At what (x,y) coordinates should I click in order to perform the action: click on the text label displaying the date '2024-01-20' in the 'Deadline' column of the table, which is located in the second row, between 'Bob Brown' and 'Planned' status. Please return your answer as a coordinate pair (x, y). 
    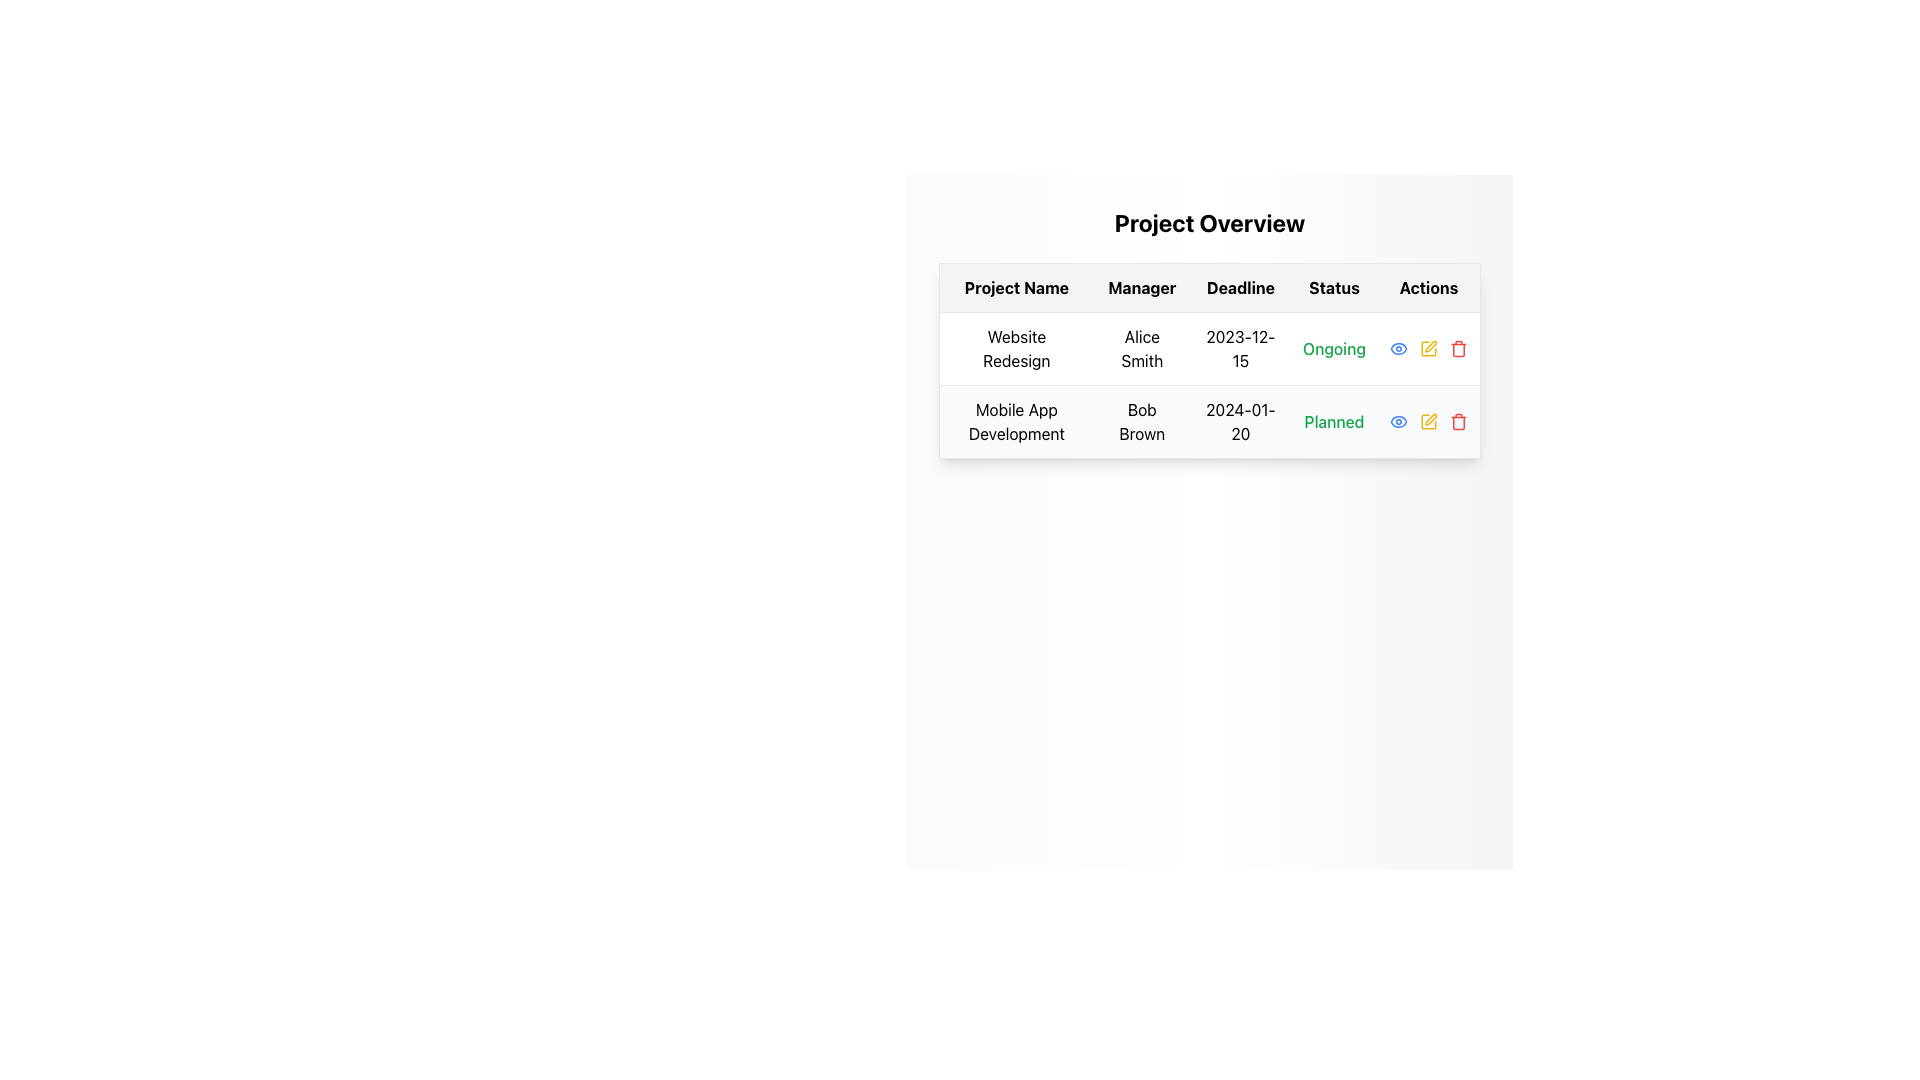
    Looking at the image, I should click on (1239, 420).